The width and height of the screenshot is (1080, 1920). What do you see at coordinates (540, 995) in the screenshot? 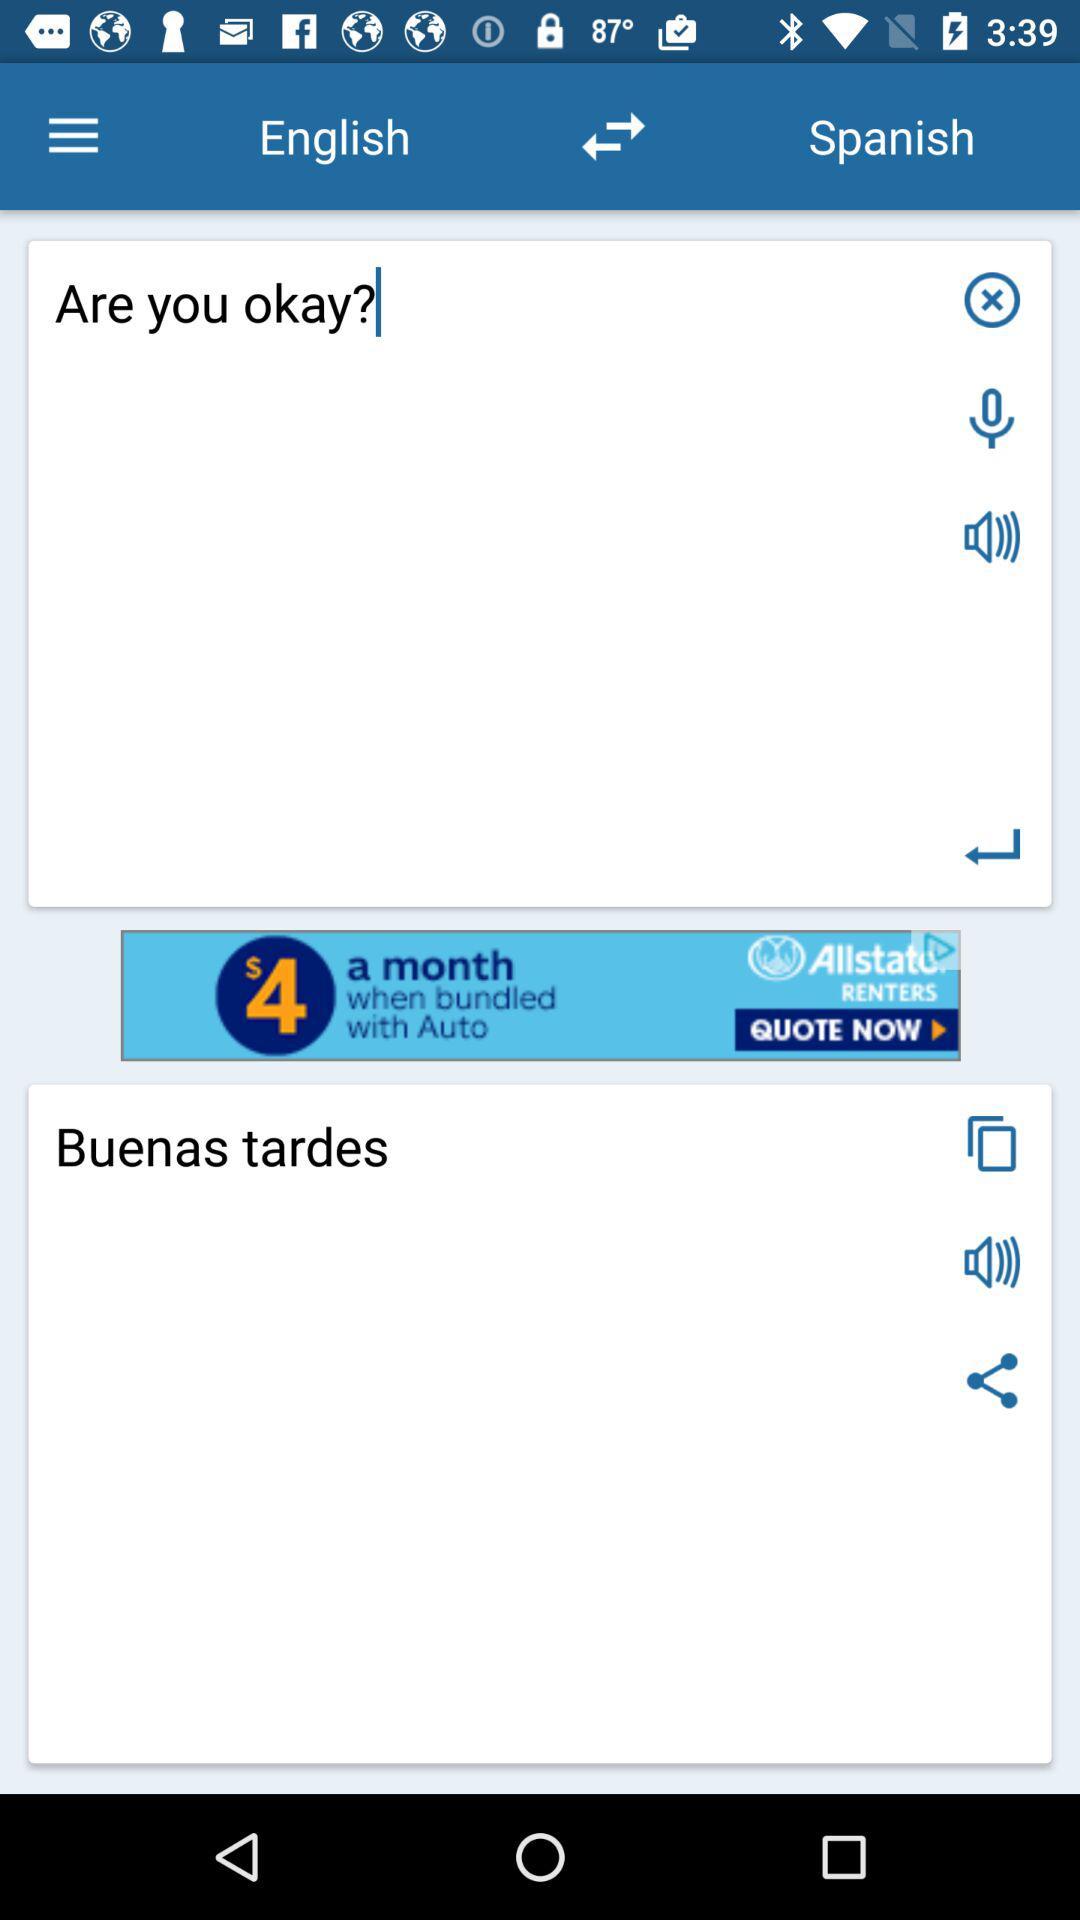
I see `advertisement` at bounding box center [540, 995].